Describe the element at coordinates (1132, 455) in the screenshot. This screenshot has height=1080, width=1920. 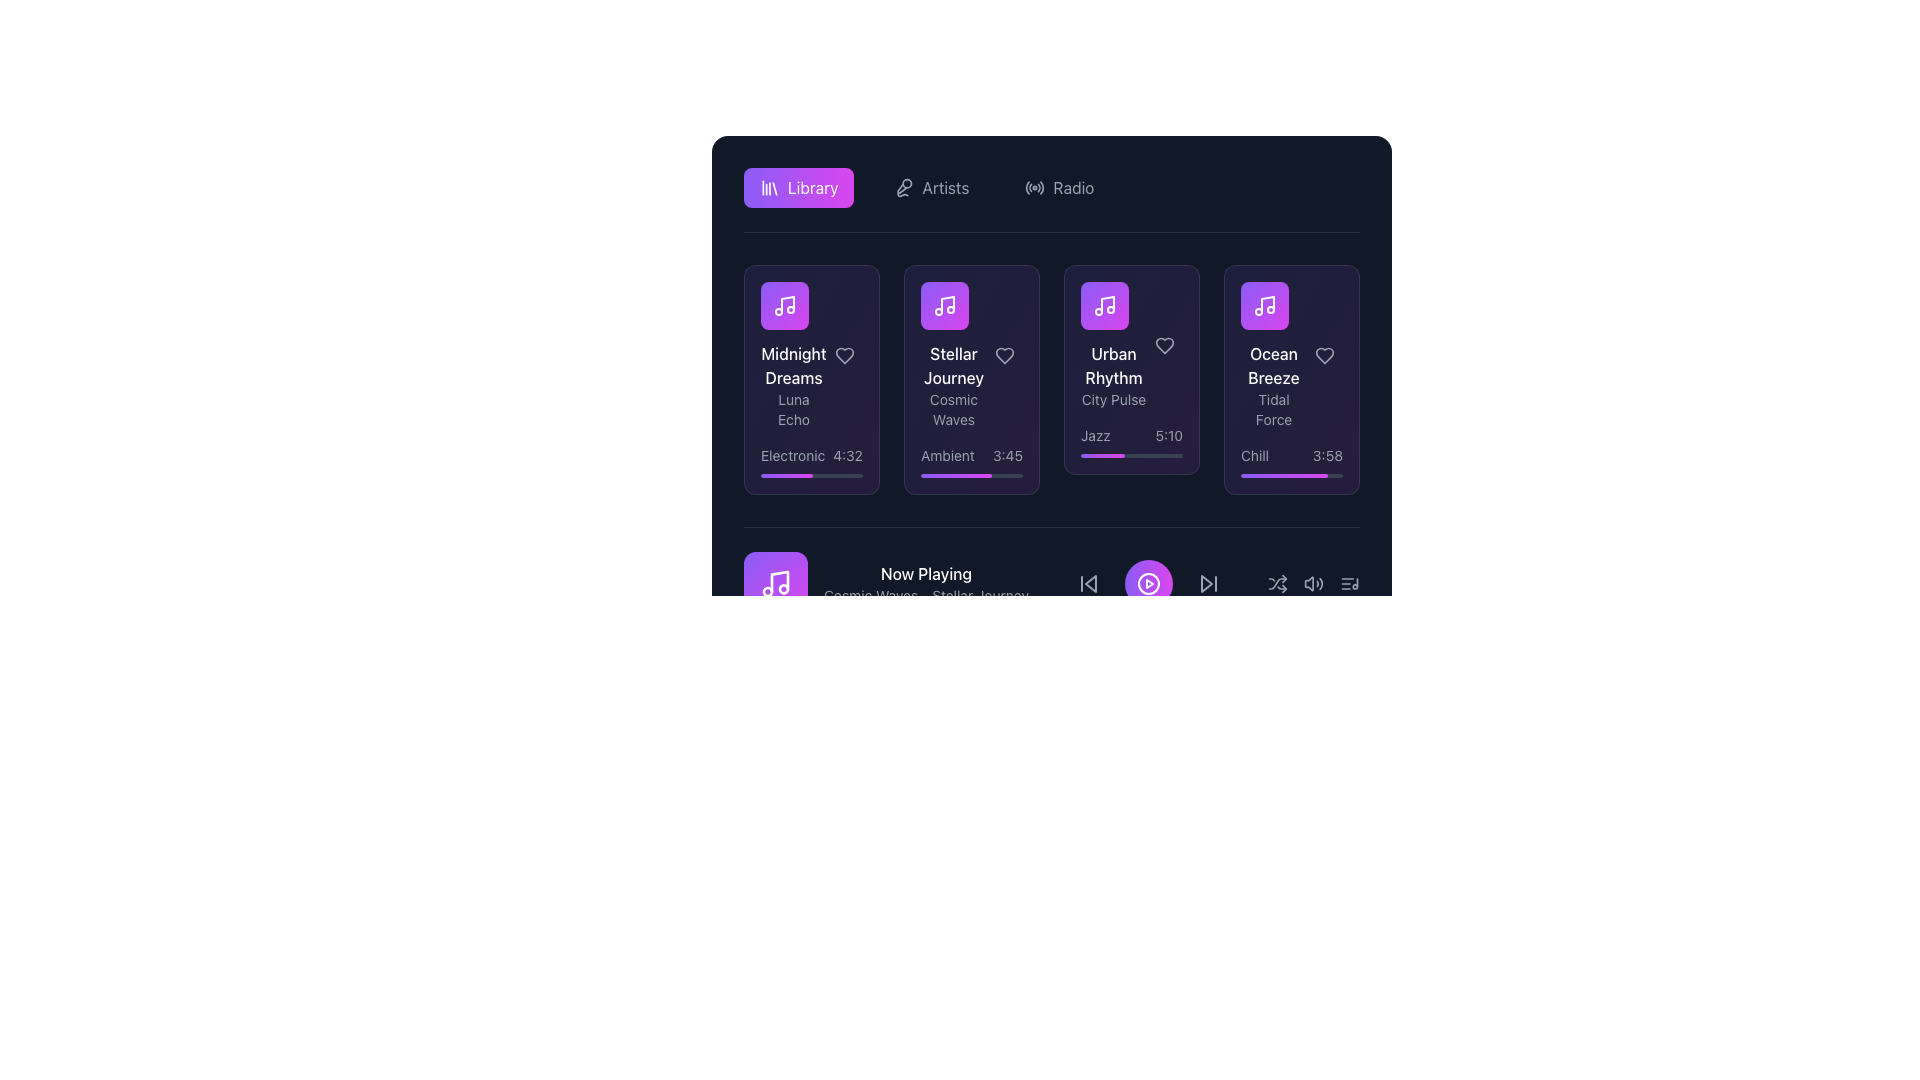
I see `the progress indicator of the horizontal progress bar located below the text 'Jazz 5:10' within the card labeled 'Urban Rhythm'` at that location.